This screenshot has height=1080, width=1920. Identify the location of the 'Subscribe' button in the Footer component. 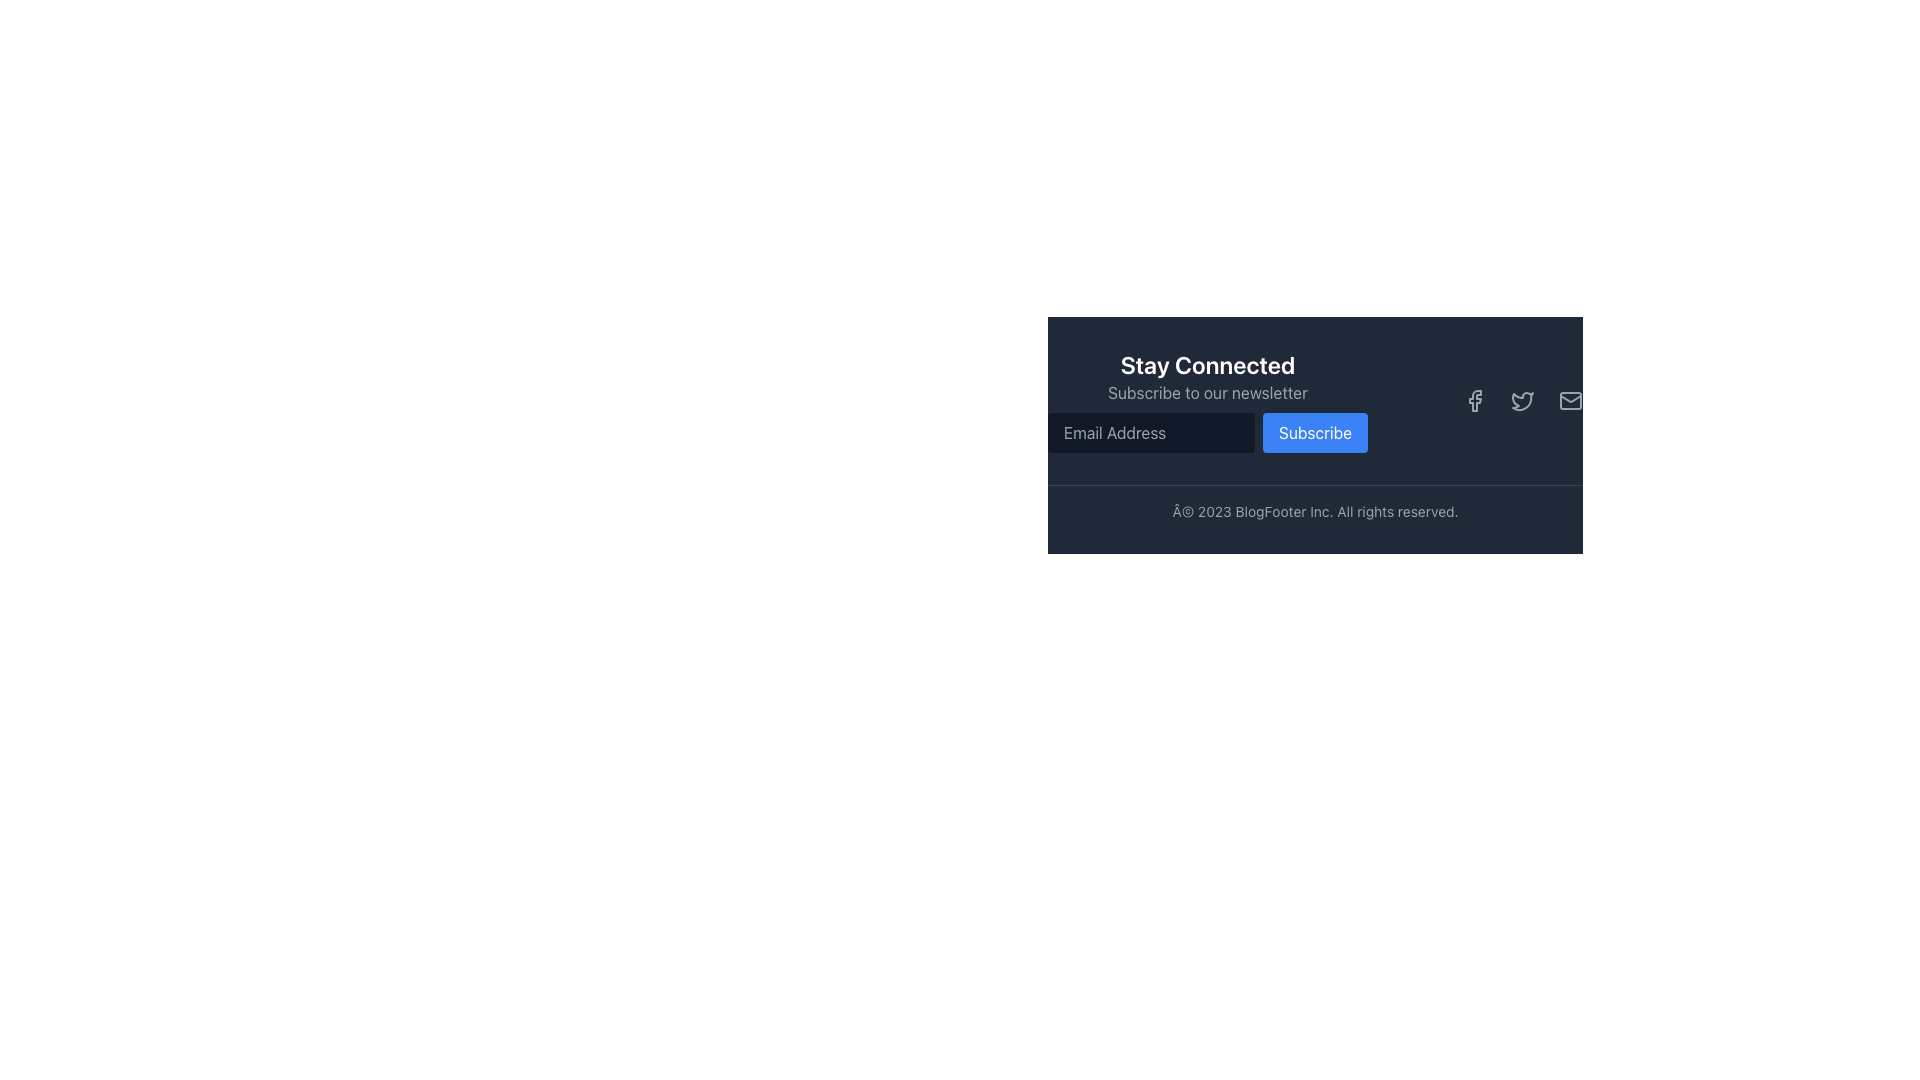
(1315, 434).